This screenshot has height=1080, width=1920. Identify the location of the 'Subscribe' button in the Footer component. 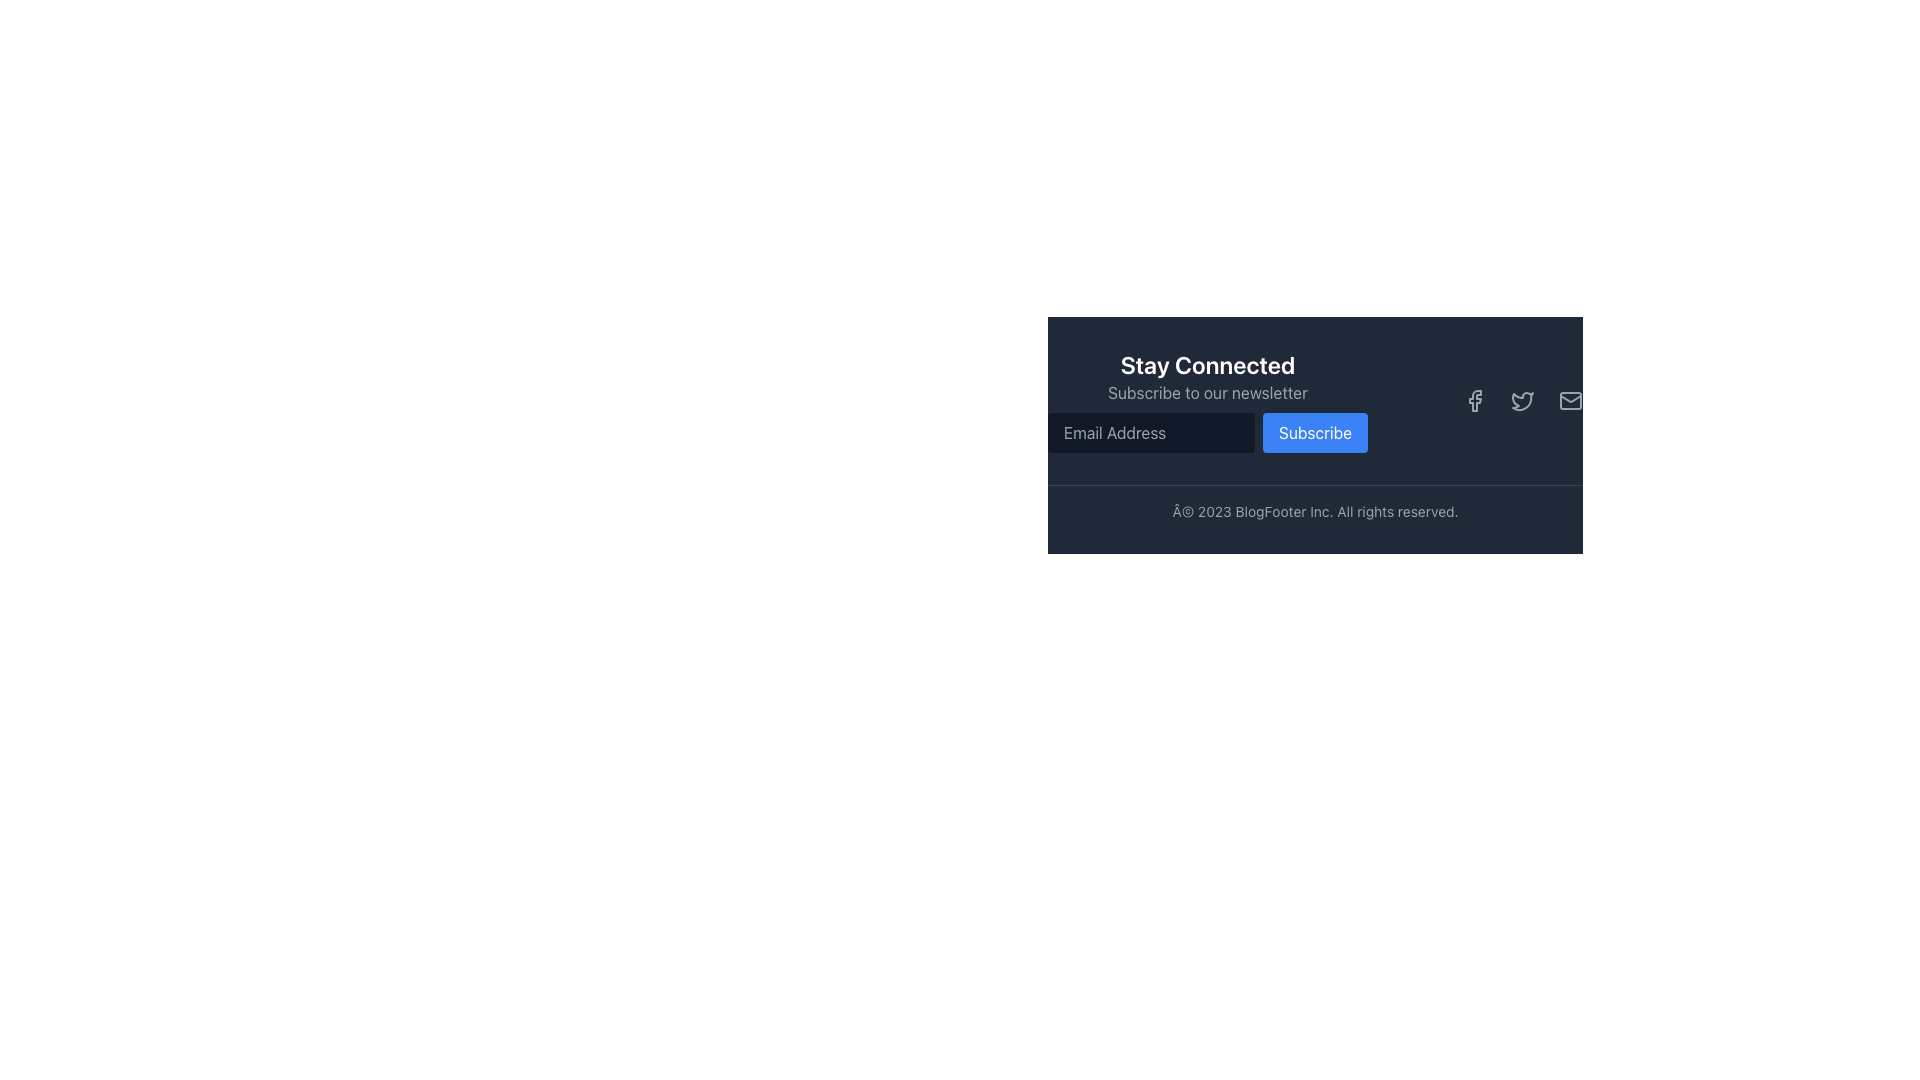
(1315, 434).